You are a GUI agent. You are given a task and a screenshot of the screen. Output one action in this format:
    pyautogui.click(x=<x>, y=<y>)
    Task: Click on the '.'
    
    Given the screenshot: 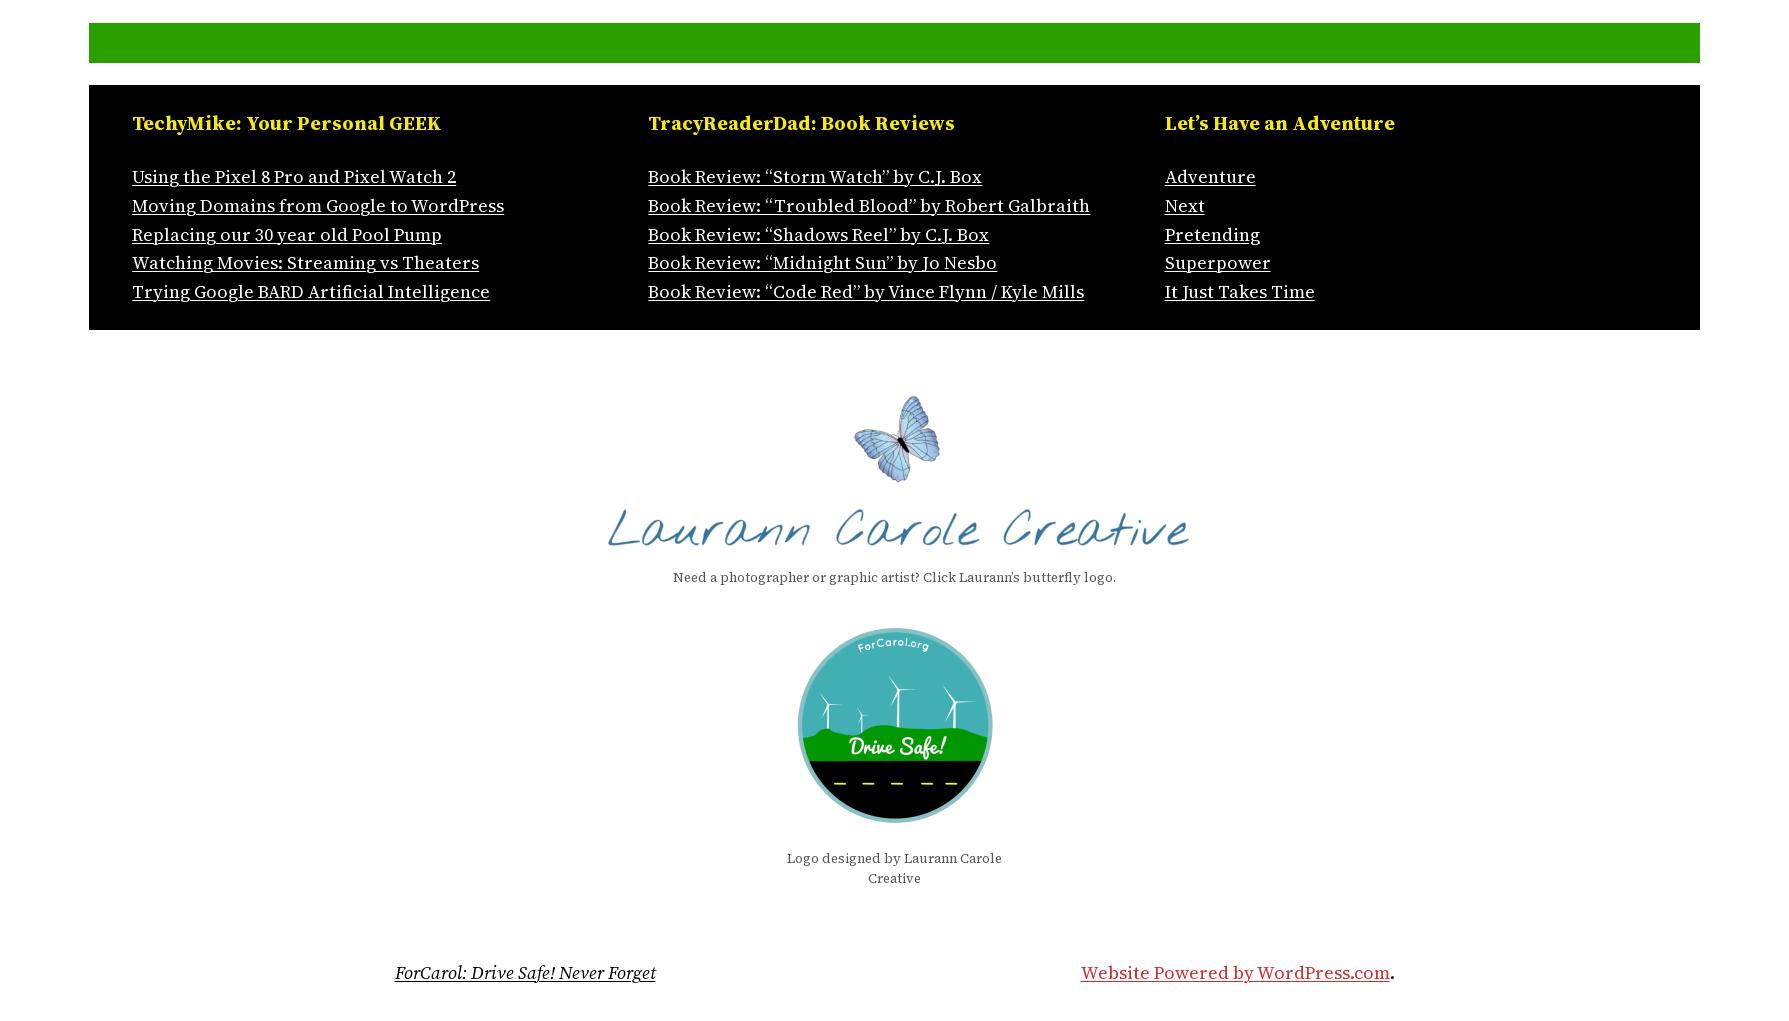 What is the action you would take?
    pyautogui.click(x=1391, y=971)
    